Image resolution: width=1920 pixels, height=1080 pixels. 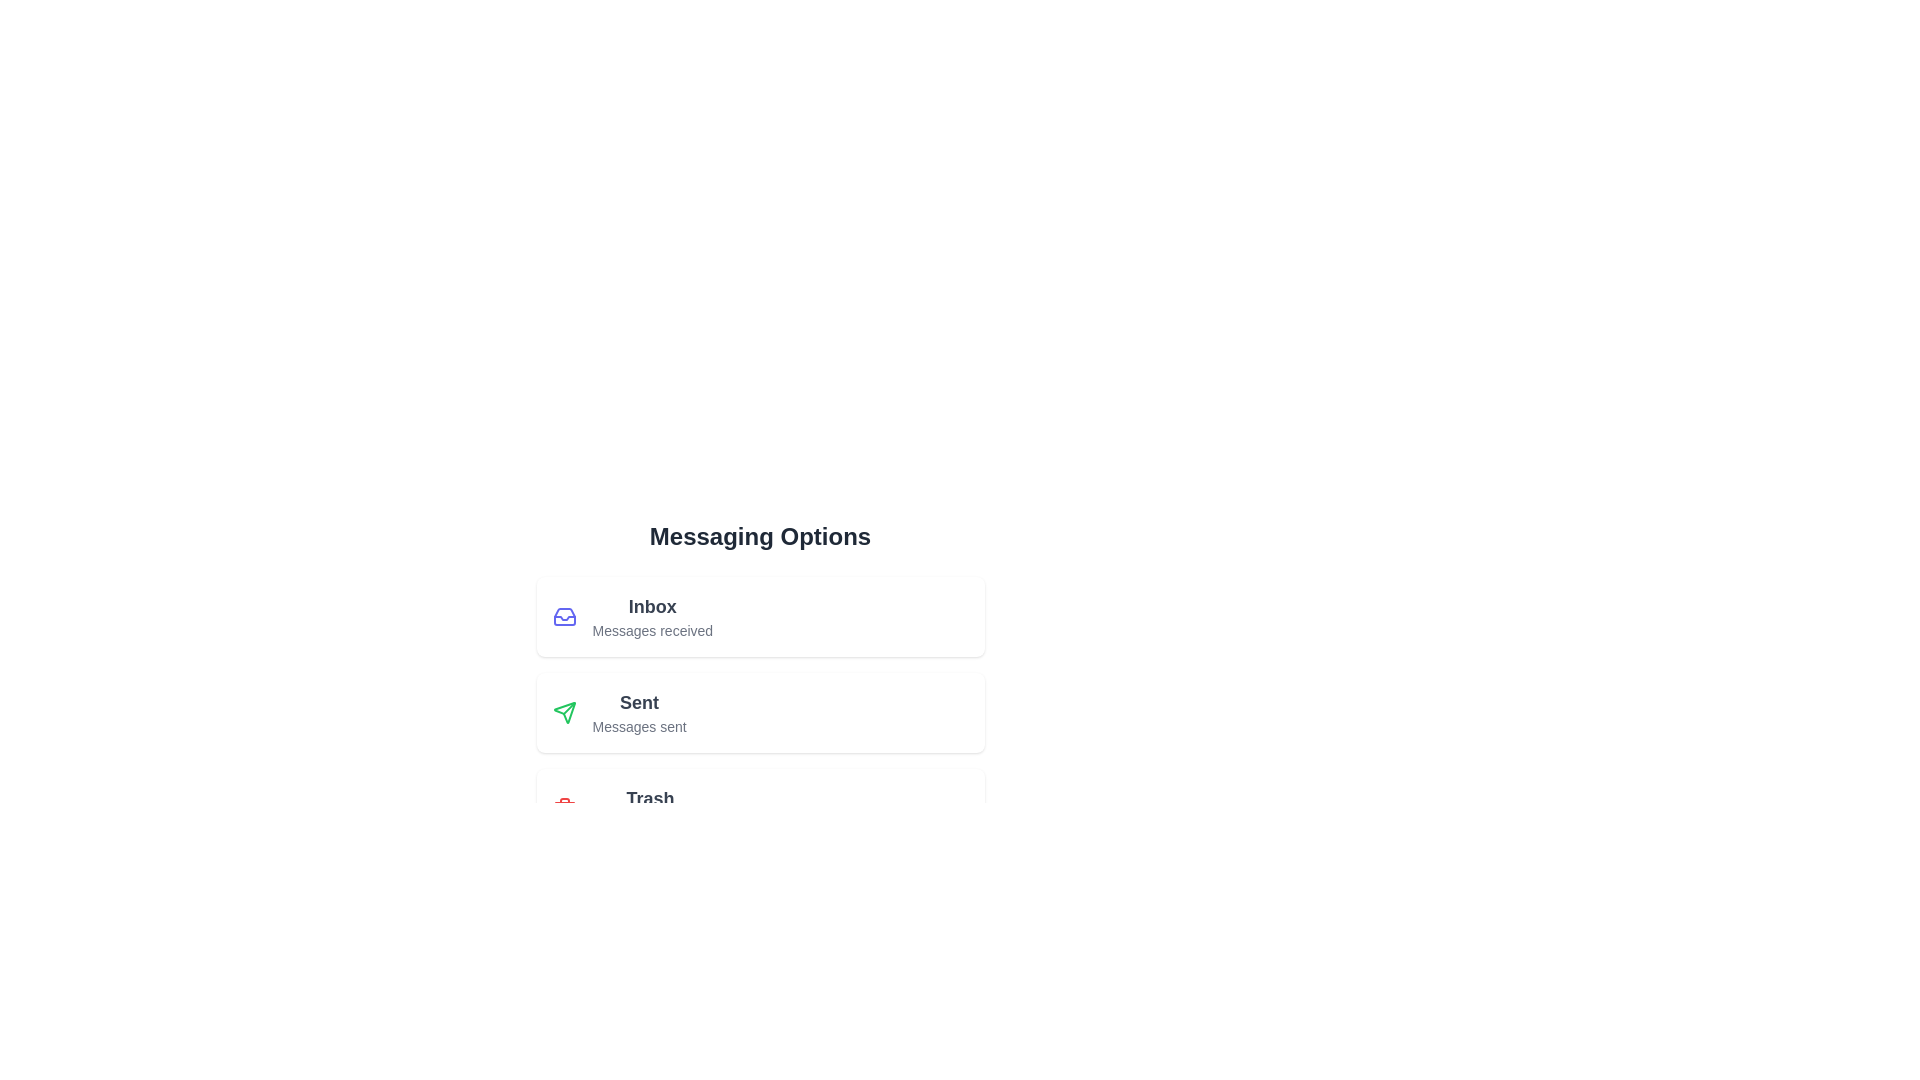 What do you see at coordinates (759, 616) in the screenshot?
I see `the menu item labeled Inbox to observe its hover effect` at bounding box center [759, 616].